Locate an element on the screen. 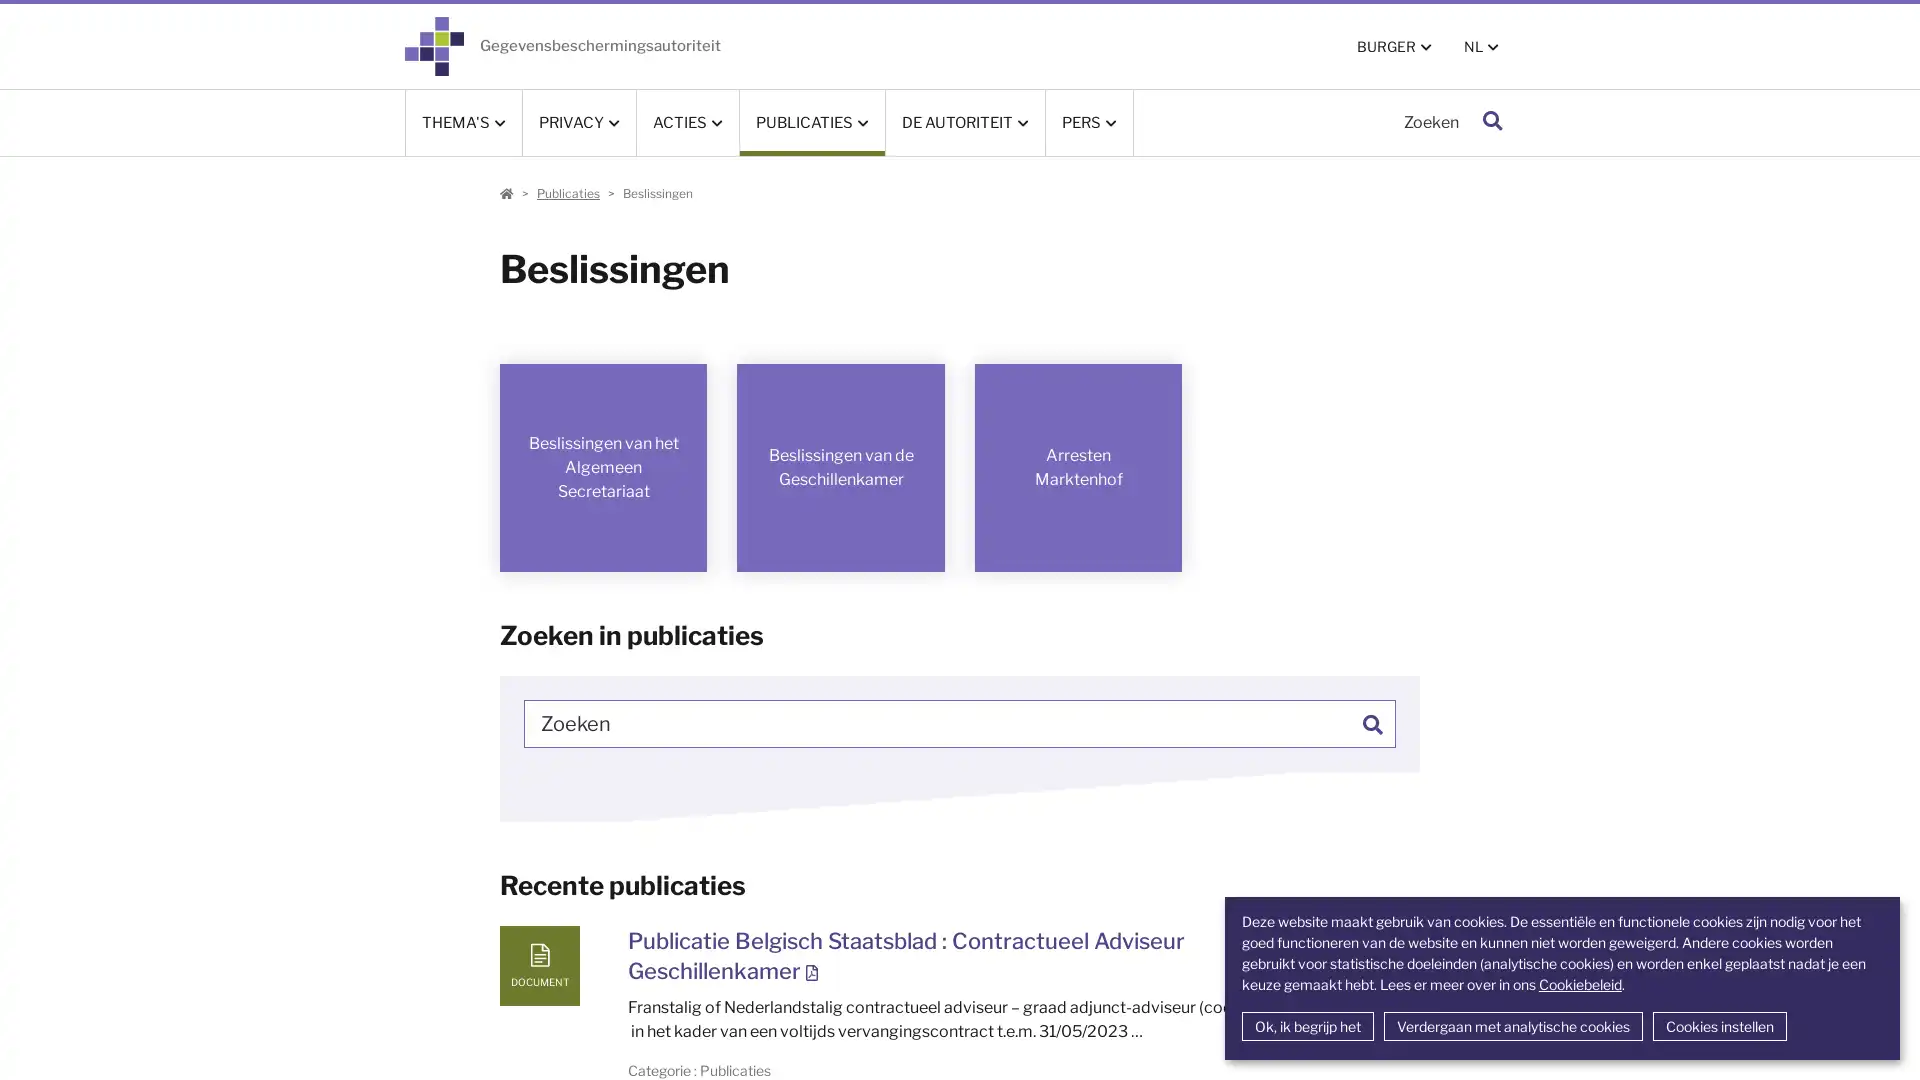 The image size is (1920, 1080). Zoeken is located at coordinates (1492, 122).